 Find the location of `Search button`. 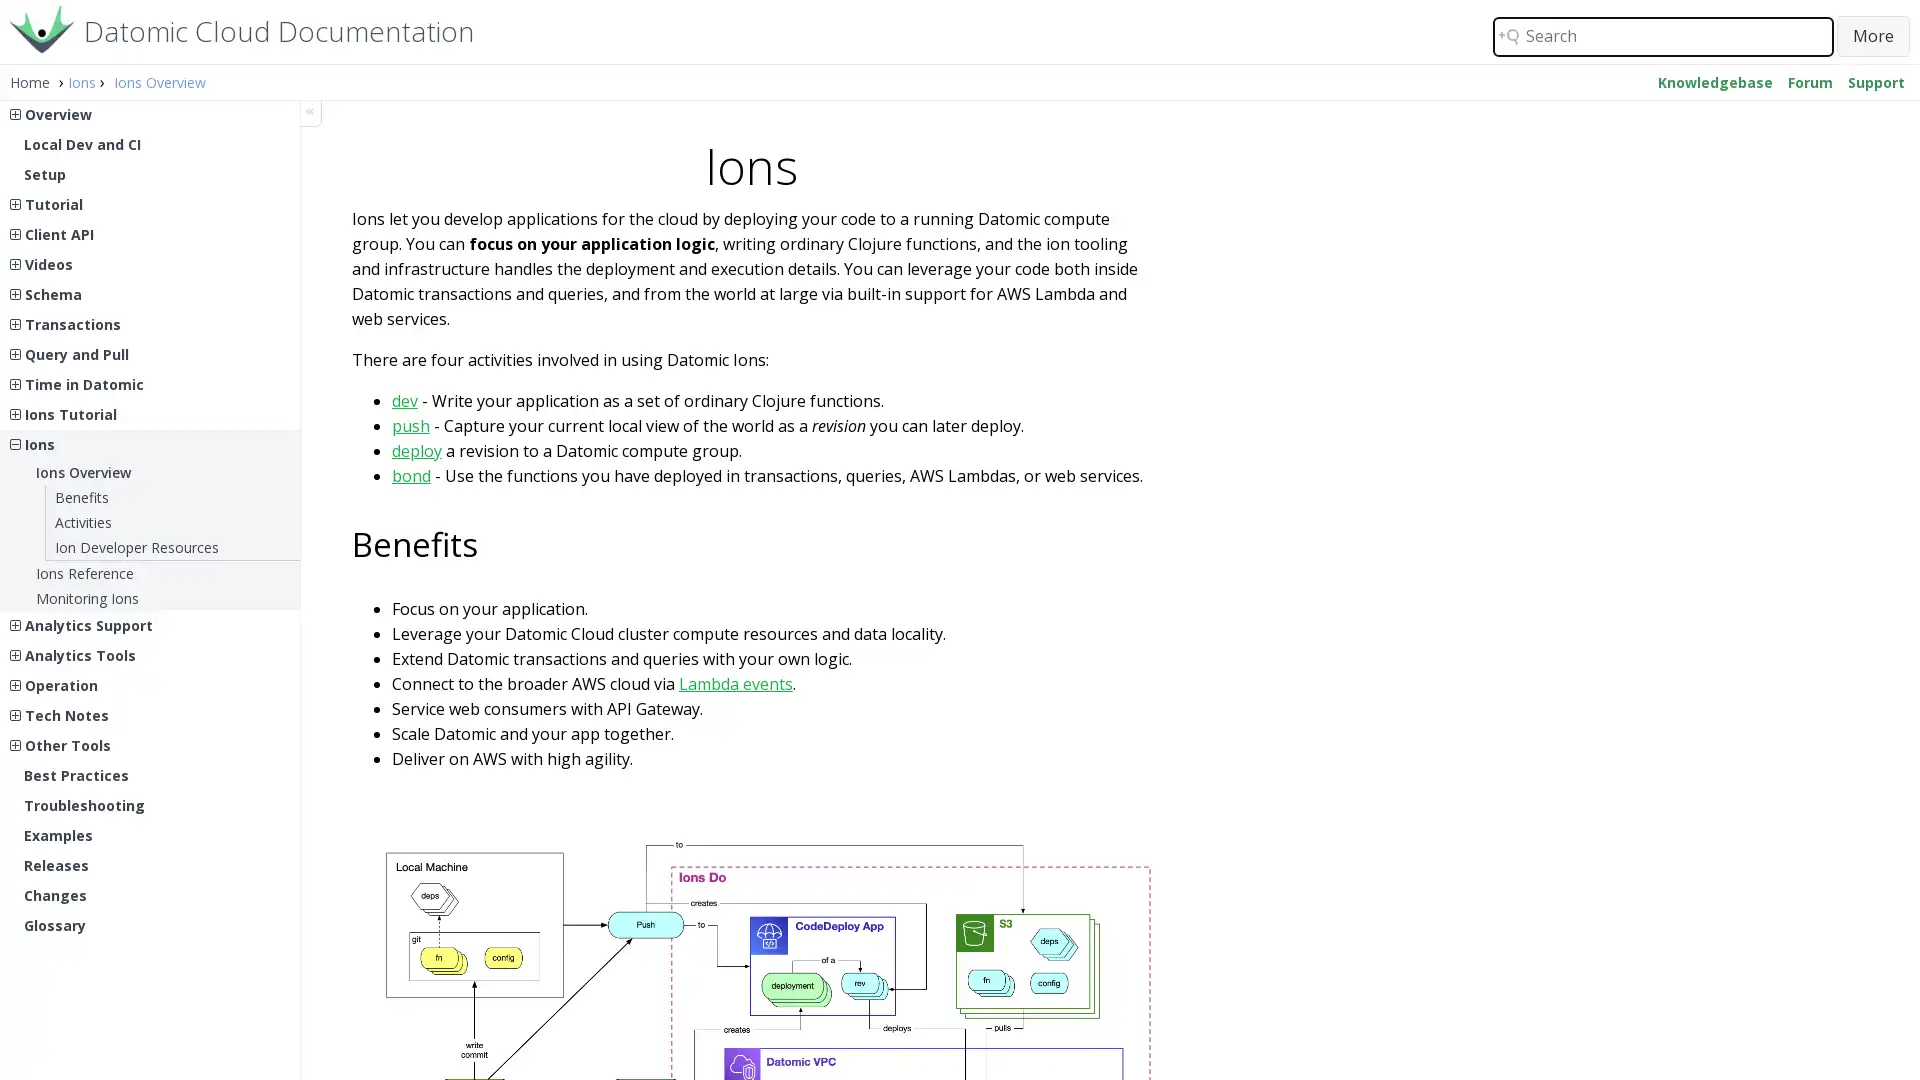

Search button is located at coordinates (1872, 36).